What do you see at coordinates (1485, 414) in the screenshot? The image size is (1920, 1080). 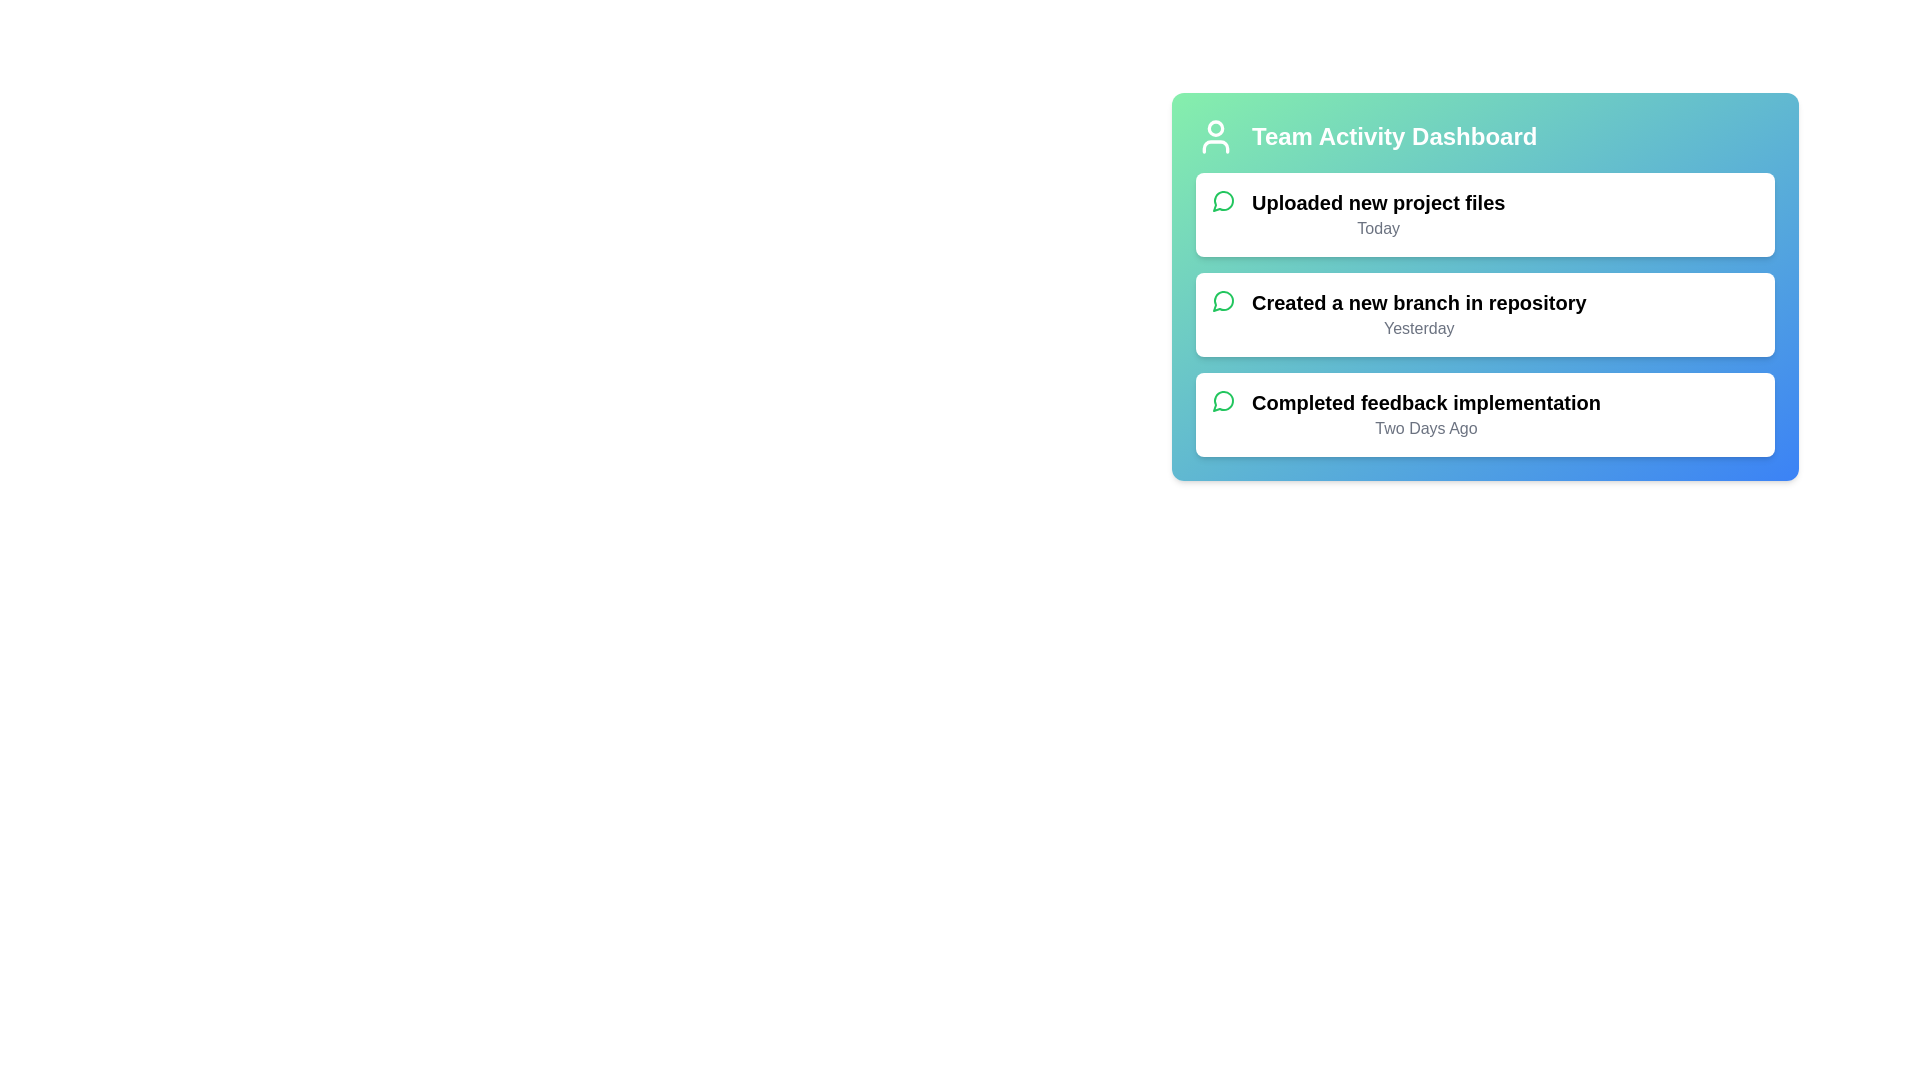 I see `the activity card labeled 'Completed feedback implementation' to observe hover effects` at bounding box center [1485, 414].